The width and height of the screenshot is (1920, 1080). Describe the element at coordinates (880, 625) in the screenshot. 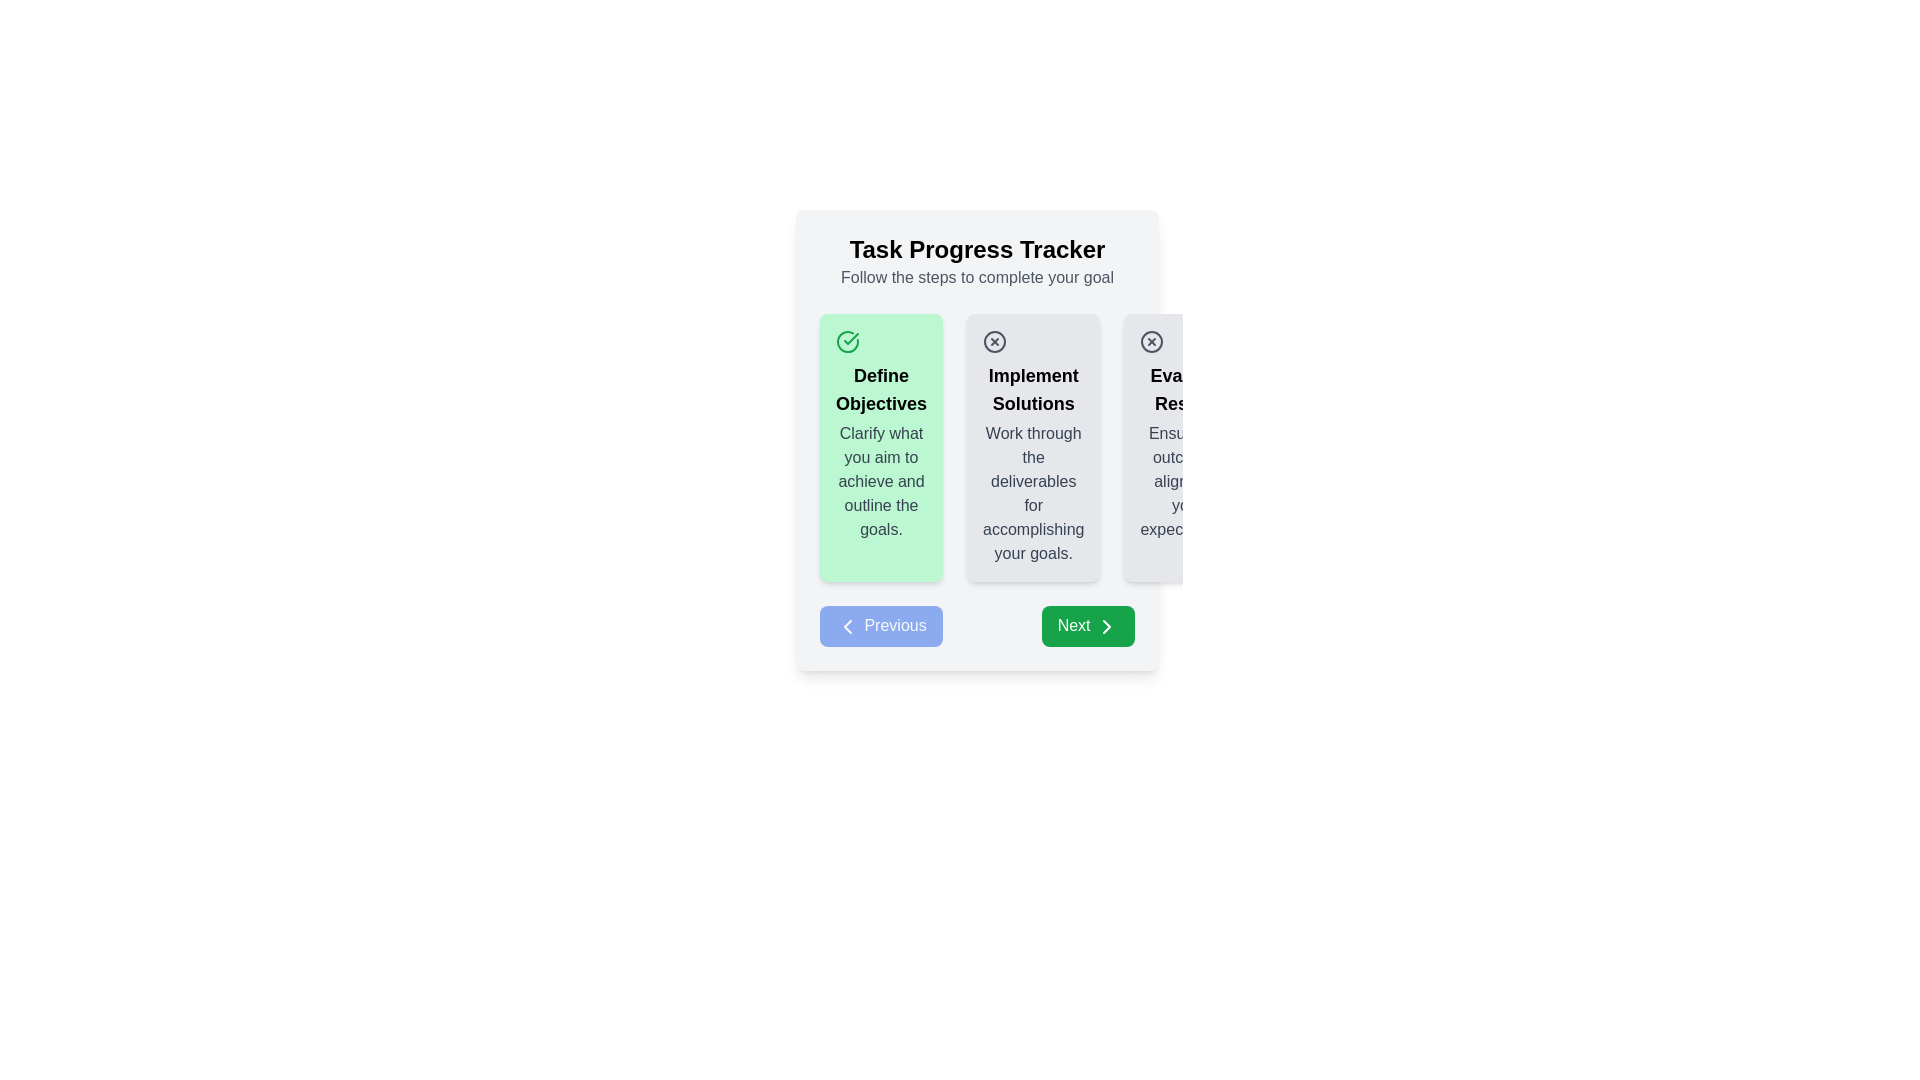

I see `the 'Previous' button with a blue background and white text, located in the navigation footer of the task progress tracker` at that location.